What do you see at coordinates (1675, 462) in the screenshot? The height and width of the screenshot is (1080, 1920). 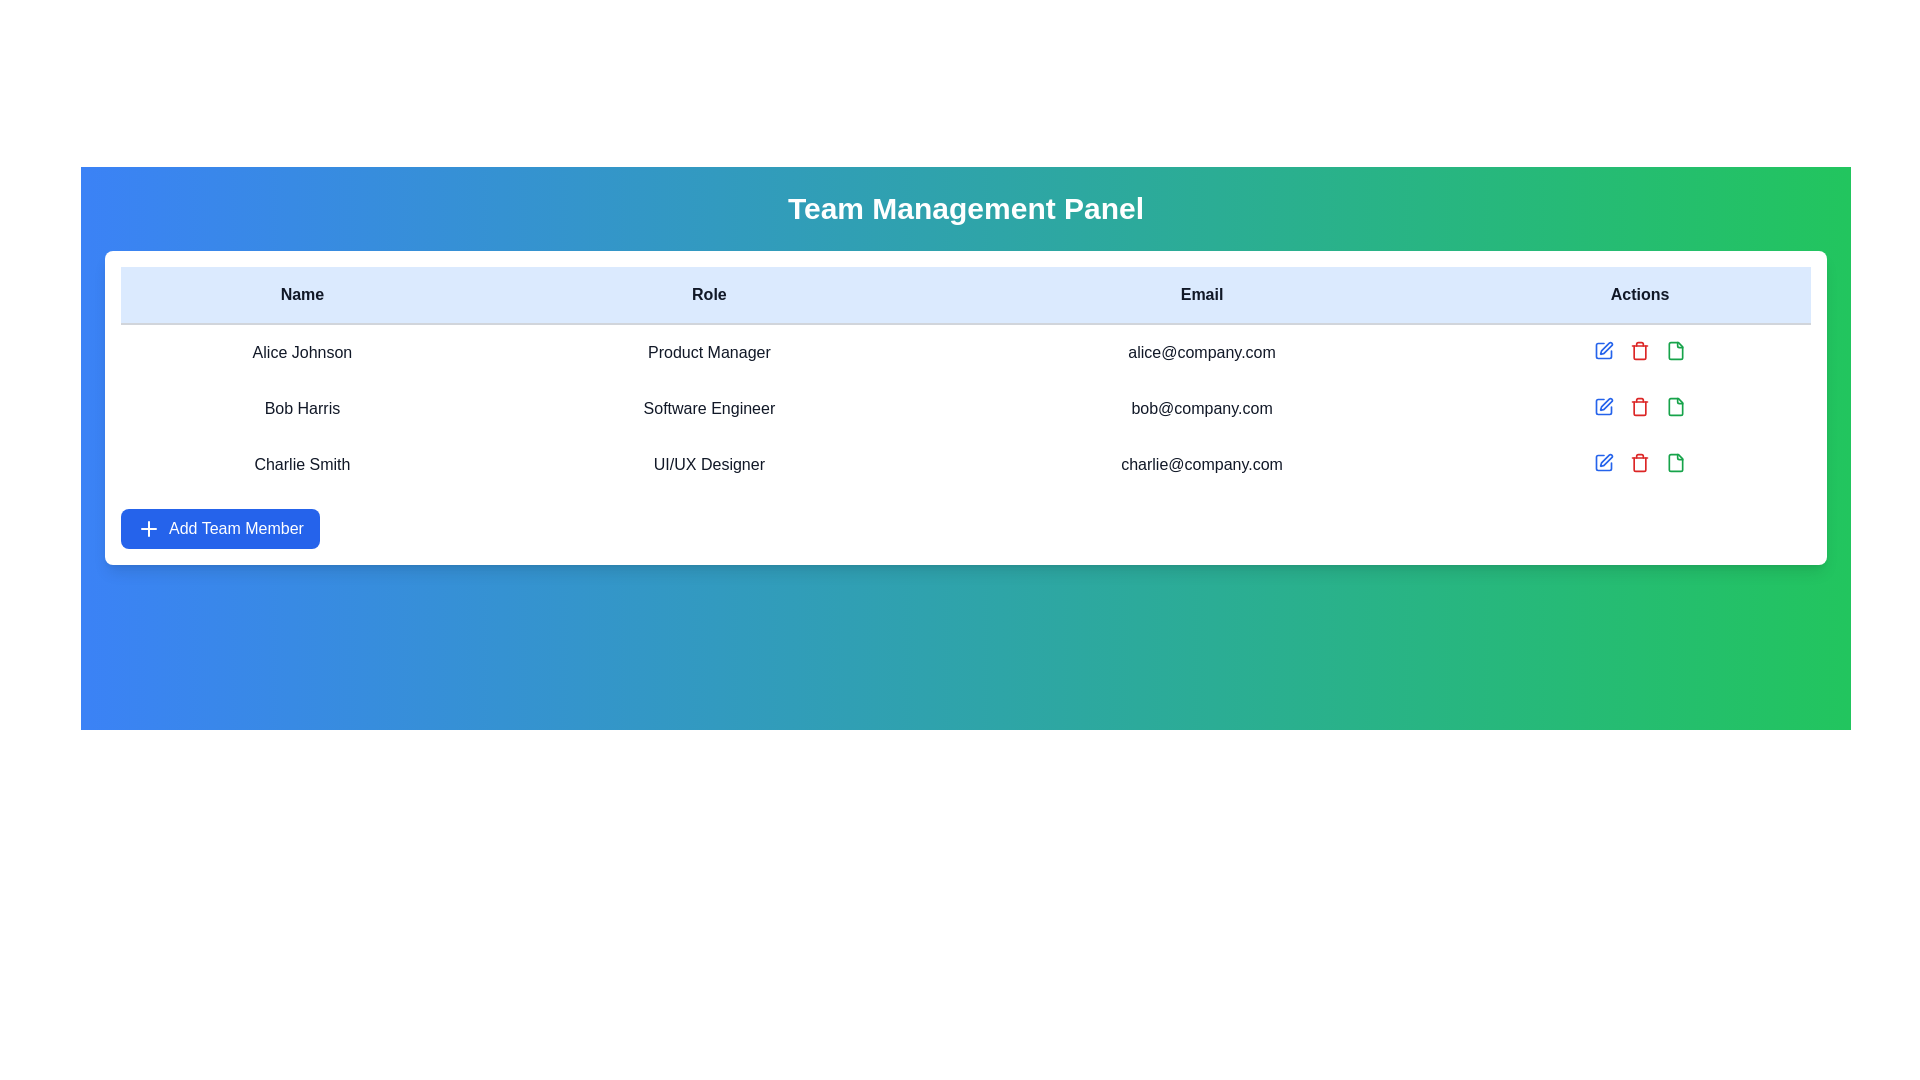 I see `the stylized file icon outlined in black, located in the 'Actions' column of the table in the third row for 'Charlie Smith', to initiate the associated action` at bounding box center [1675, 462].